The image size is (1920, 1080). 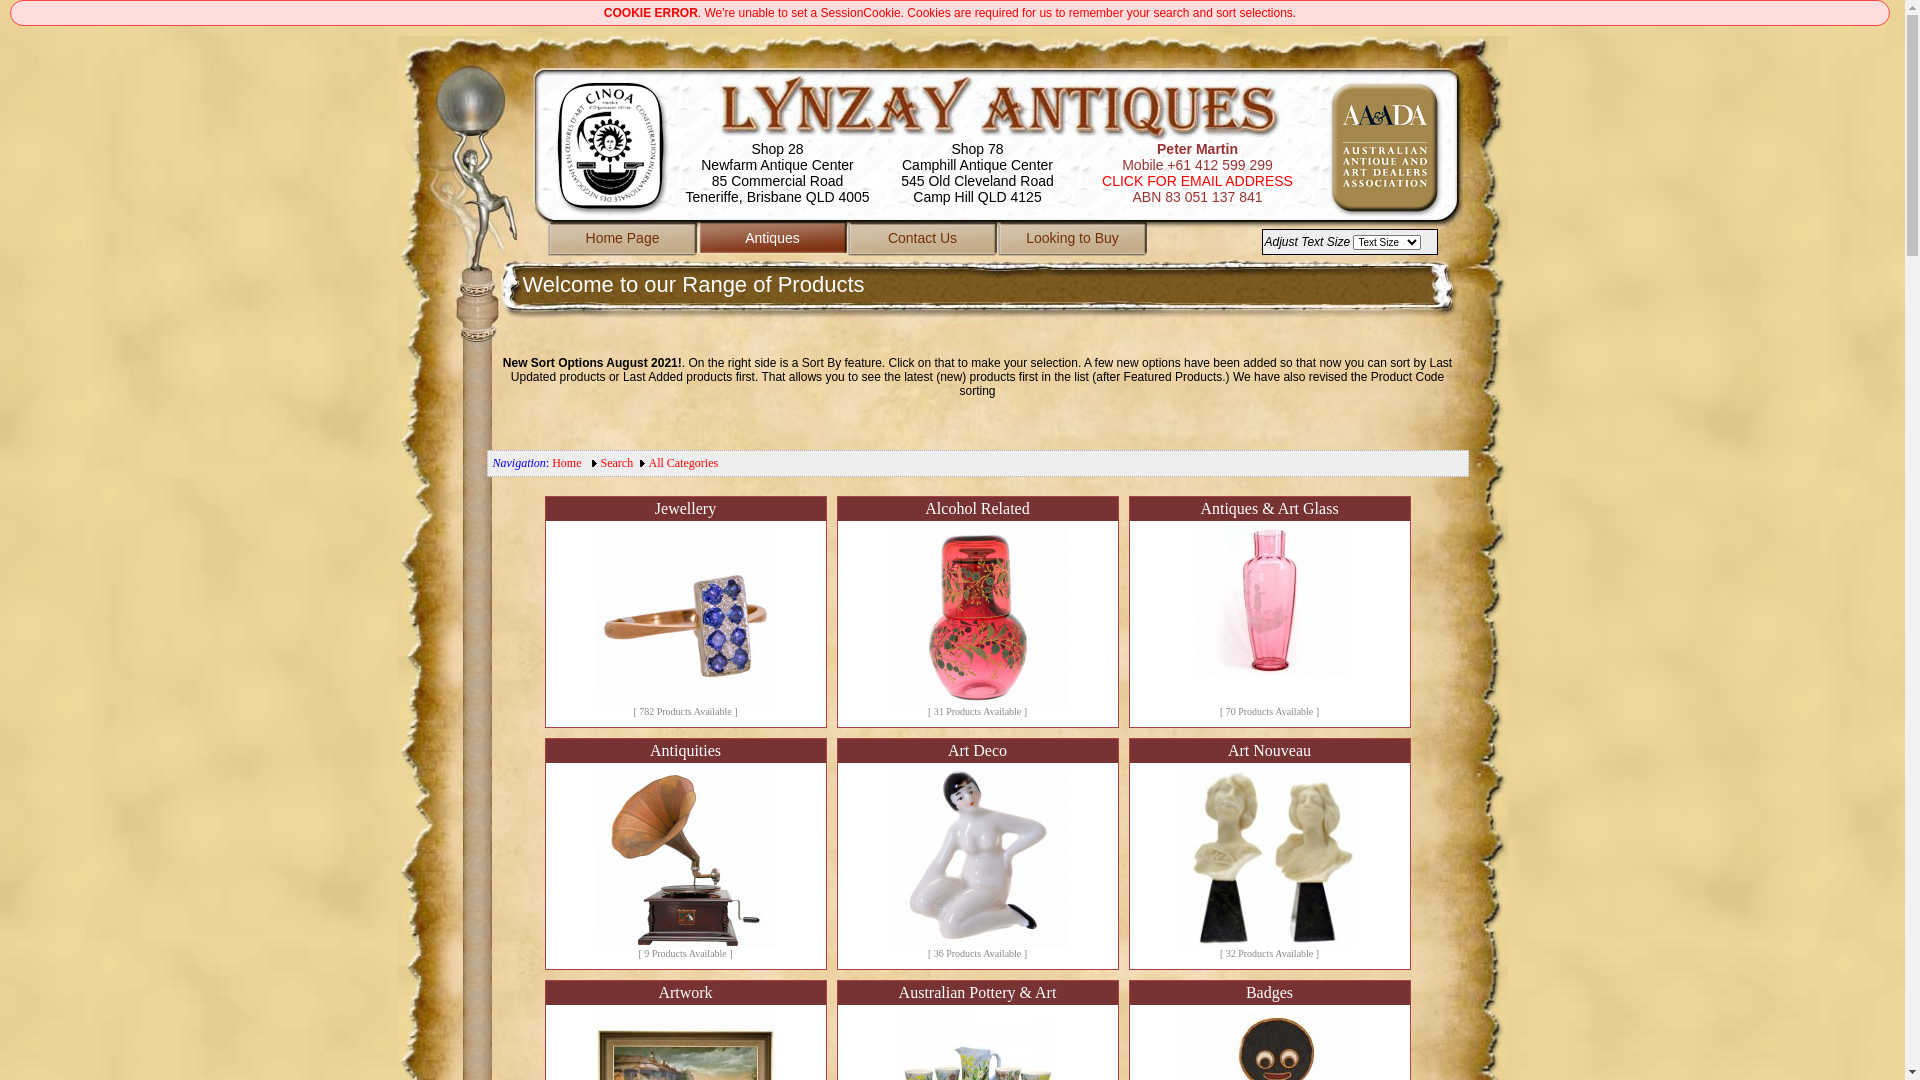 I want to click on 'Art Deco, so click(x=977, y=853).